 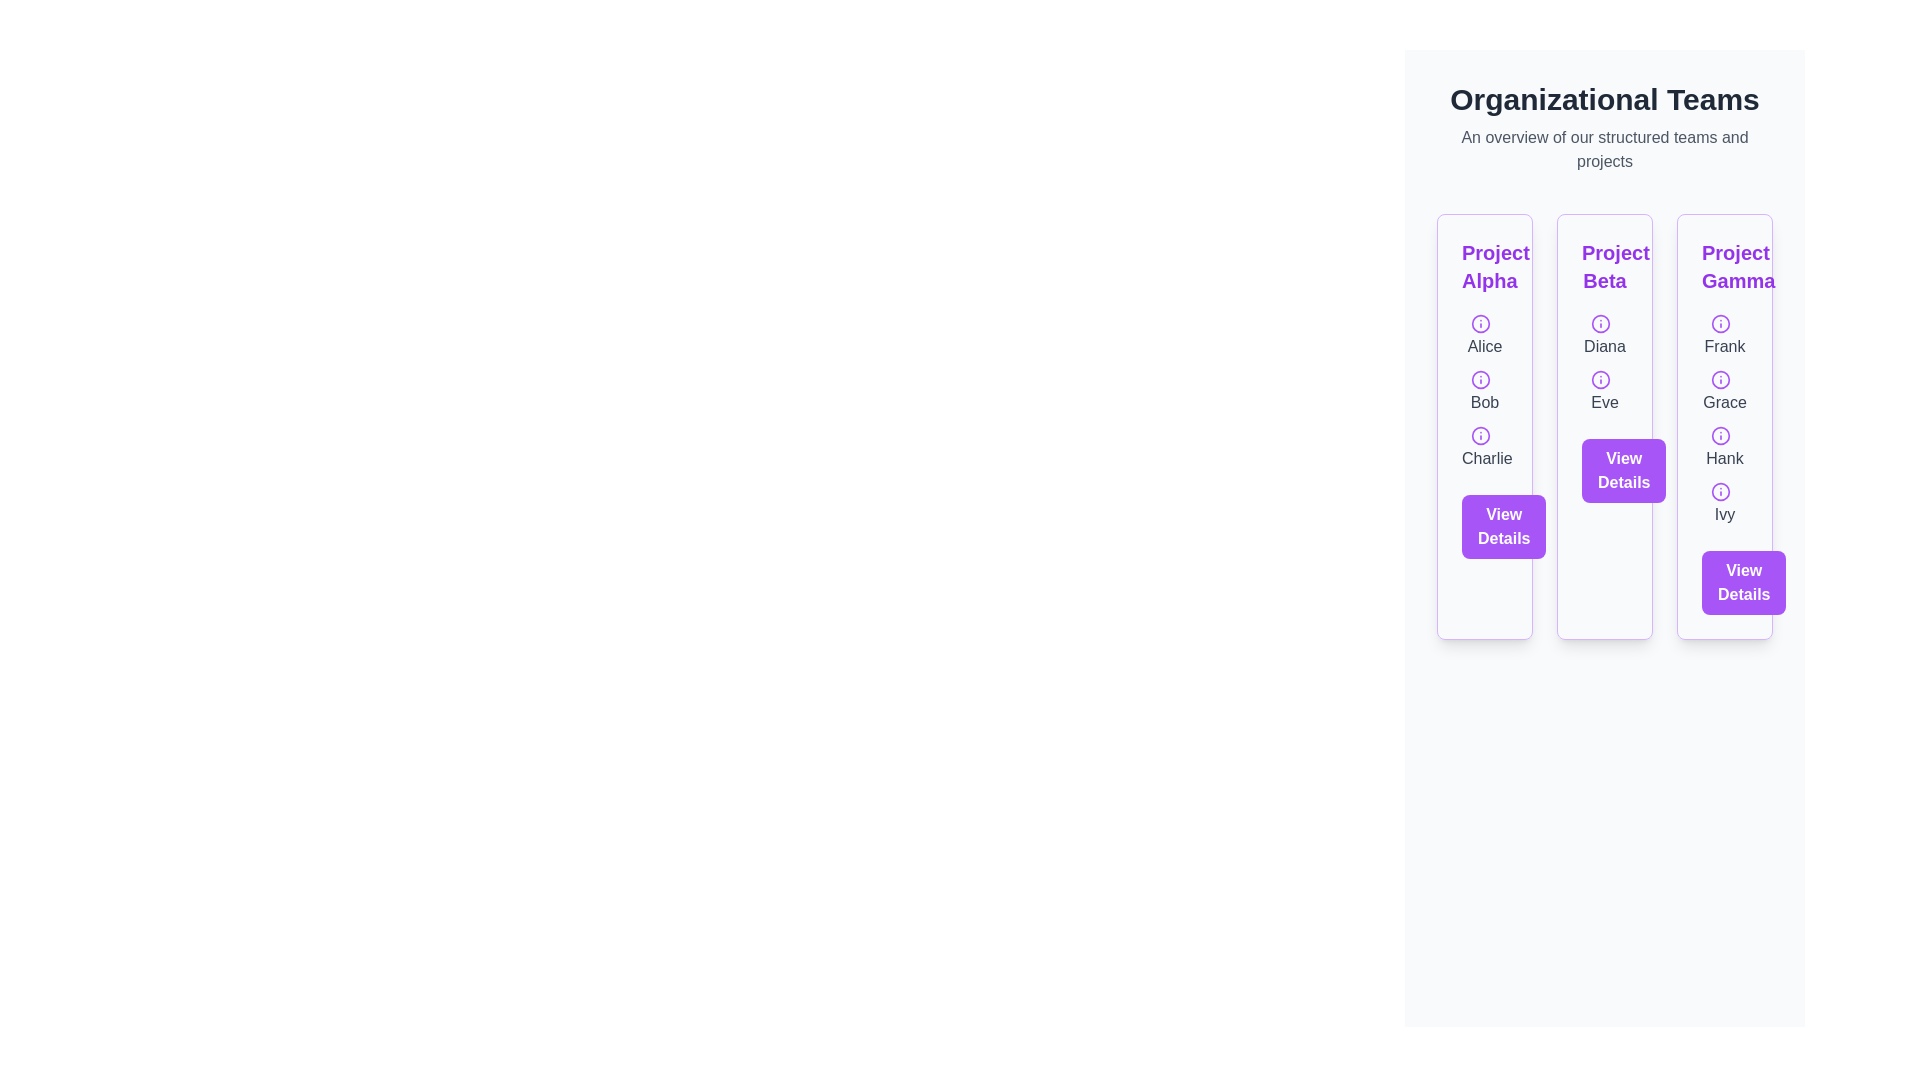 What do you see at coordinates (1484, 446) in the screenshot?
I see `the text label identifying the participant named 'Charlie' located under the 'Project Alpha' section, which is positioned between 'Bob' and the 'View Details' button` at bounding box center [1484, 446].